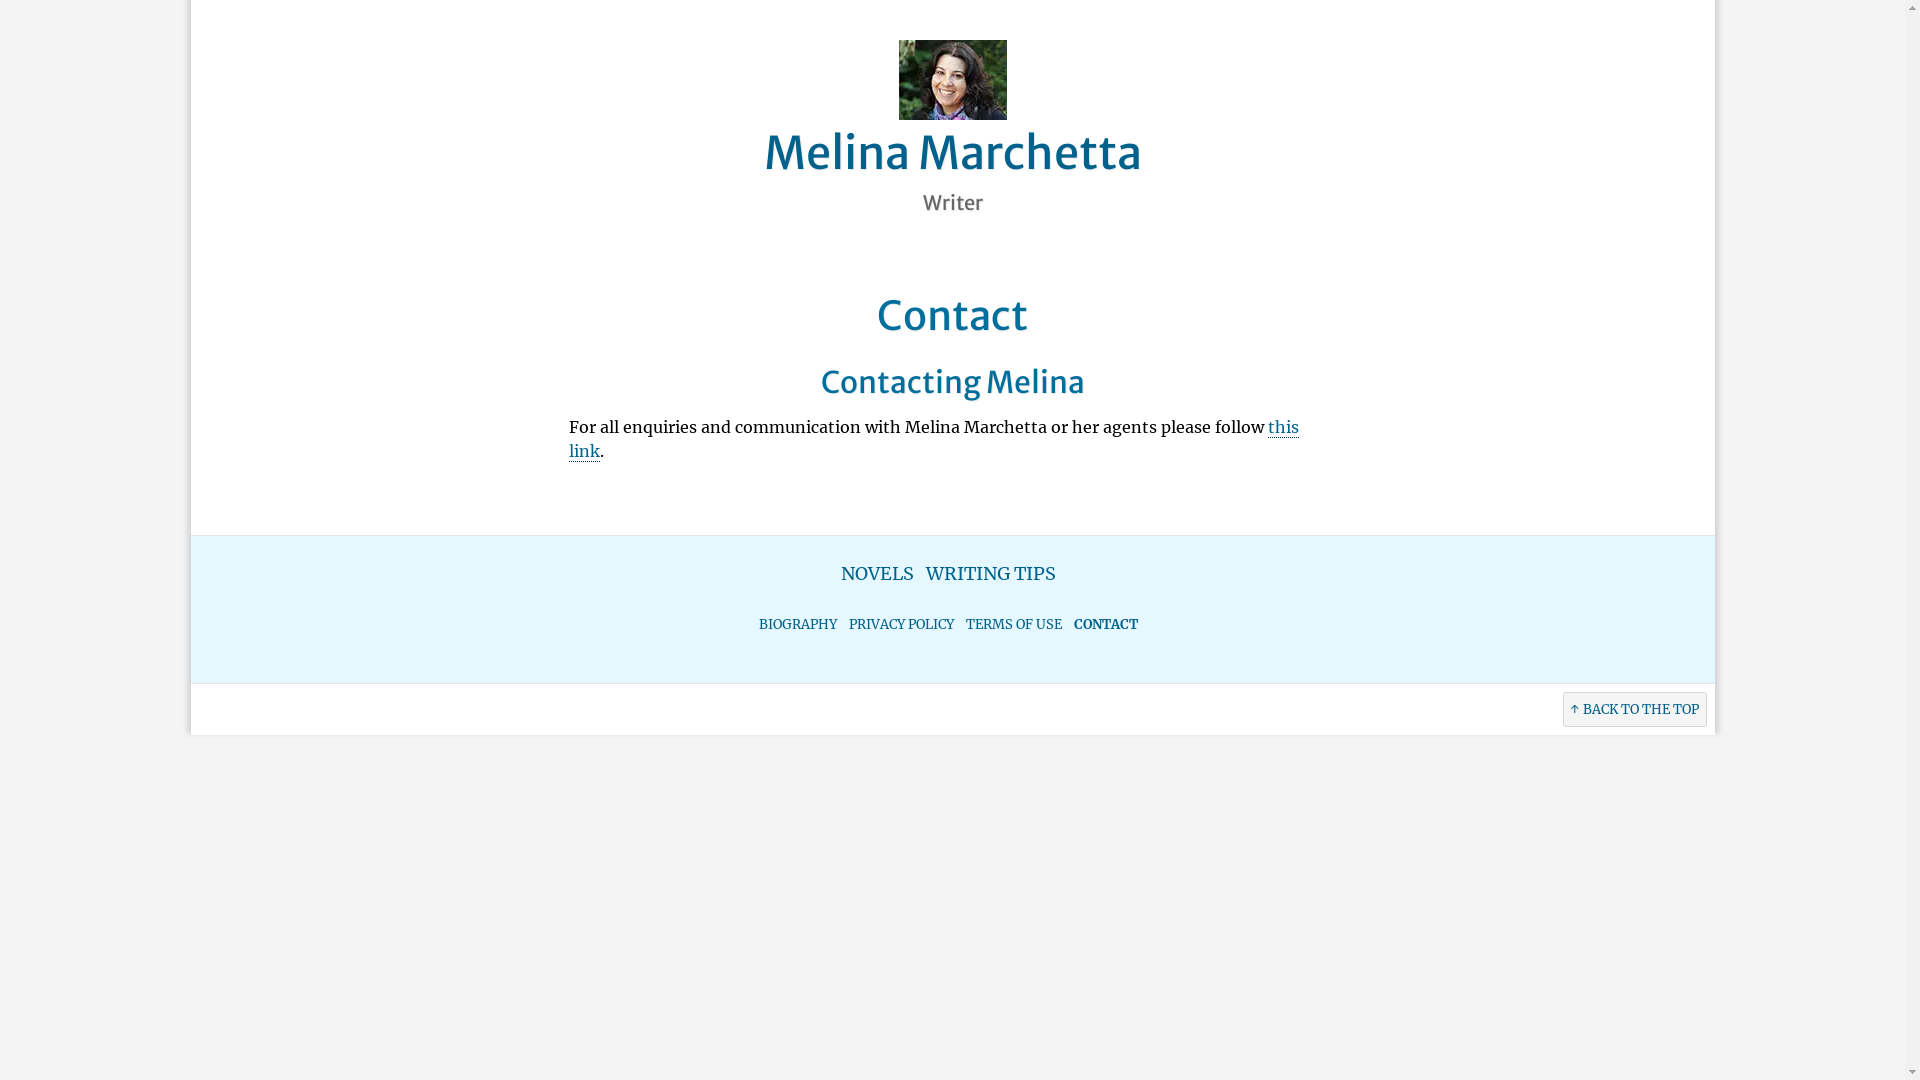  Describe the element at coordinates (877, 573) in the screenshot. I see `'NOVELS'` at that location.